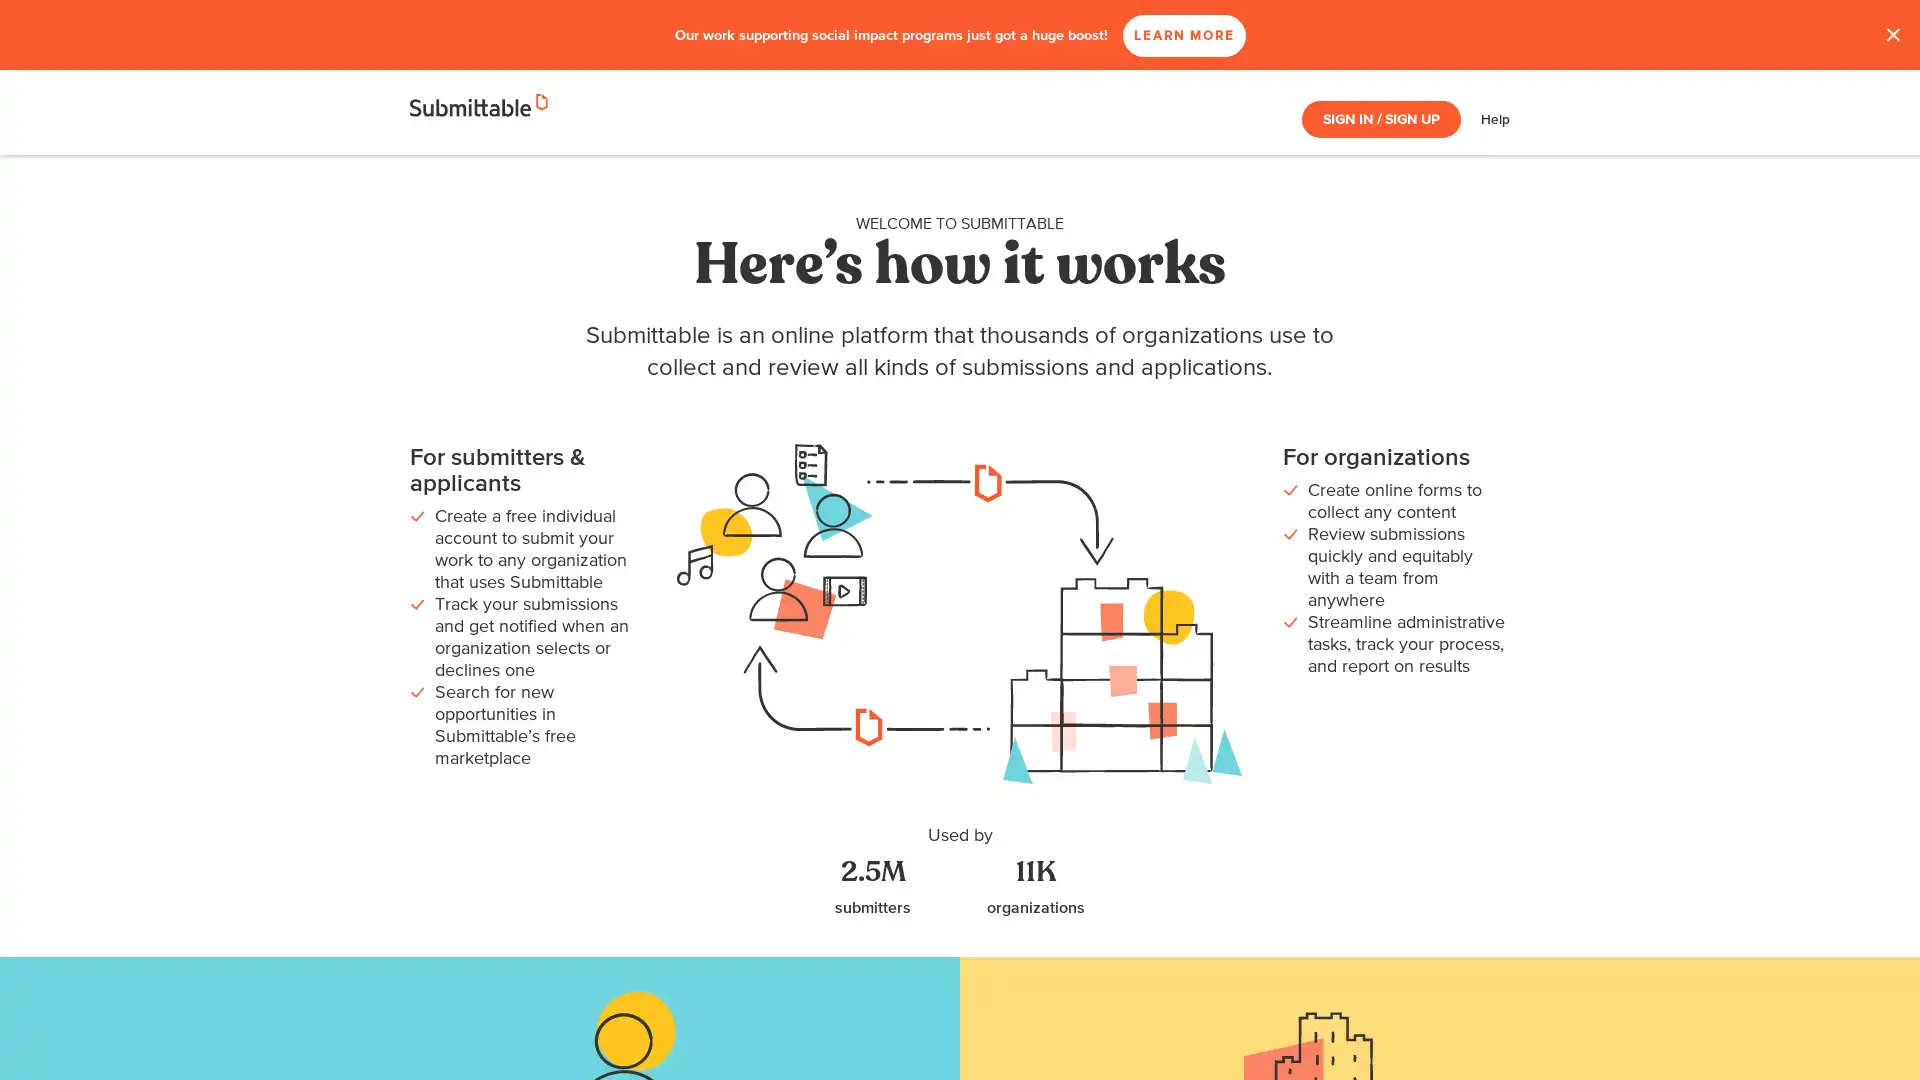 This screenshot has height=1080, width=1920. Describe the element at coordinates (1869, 1029) in the screenshot. I see `Open Intercom Messenger` at that location.